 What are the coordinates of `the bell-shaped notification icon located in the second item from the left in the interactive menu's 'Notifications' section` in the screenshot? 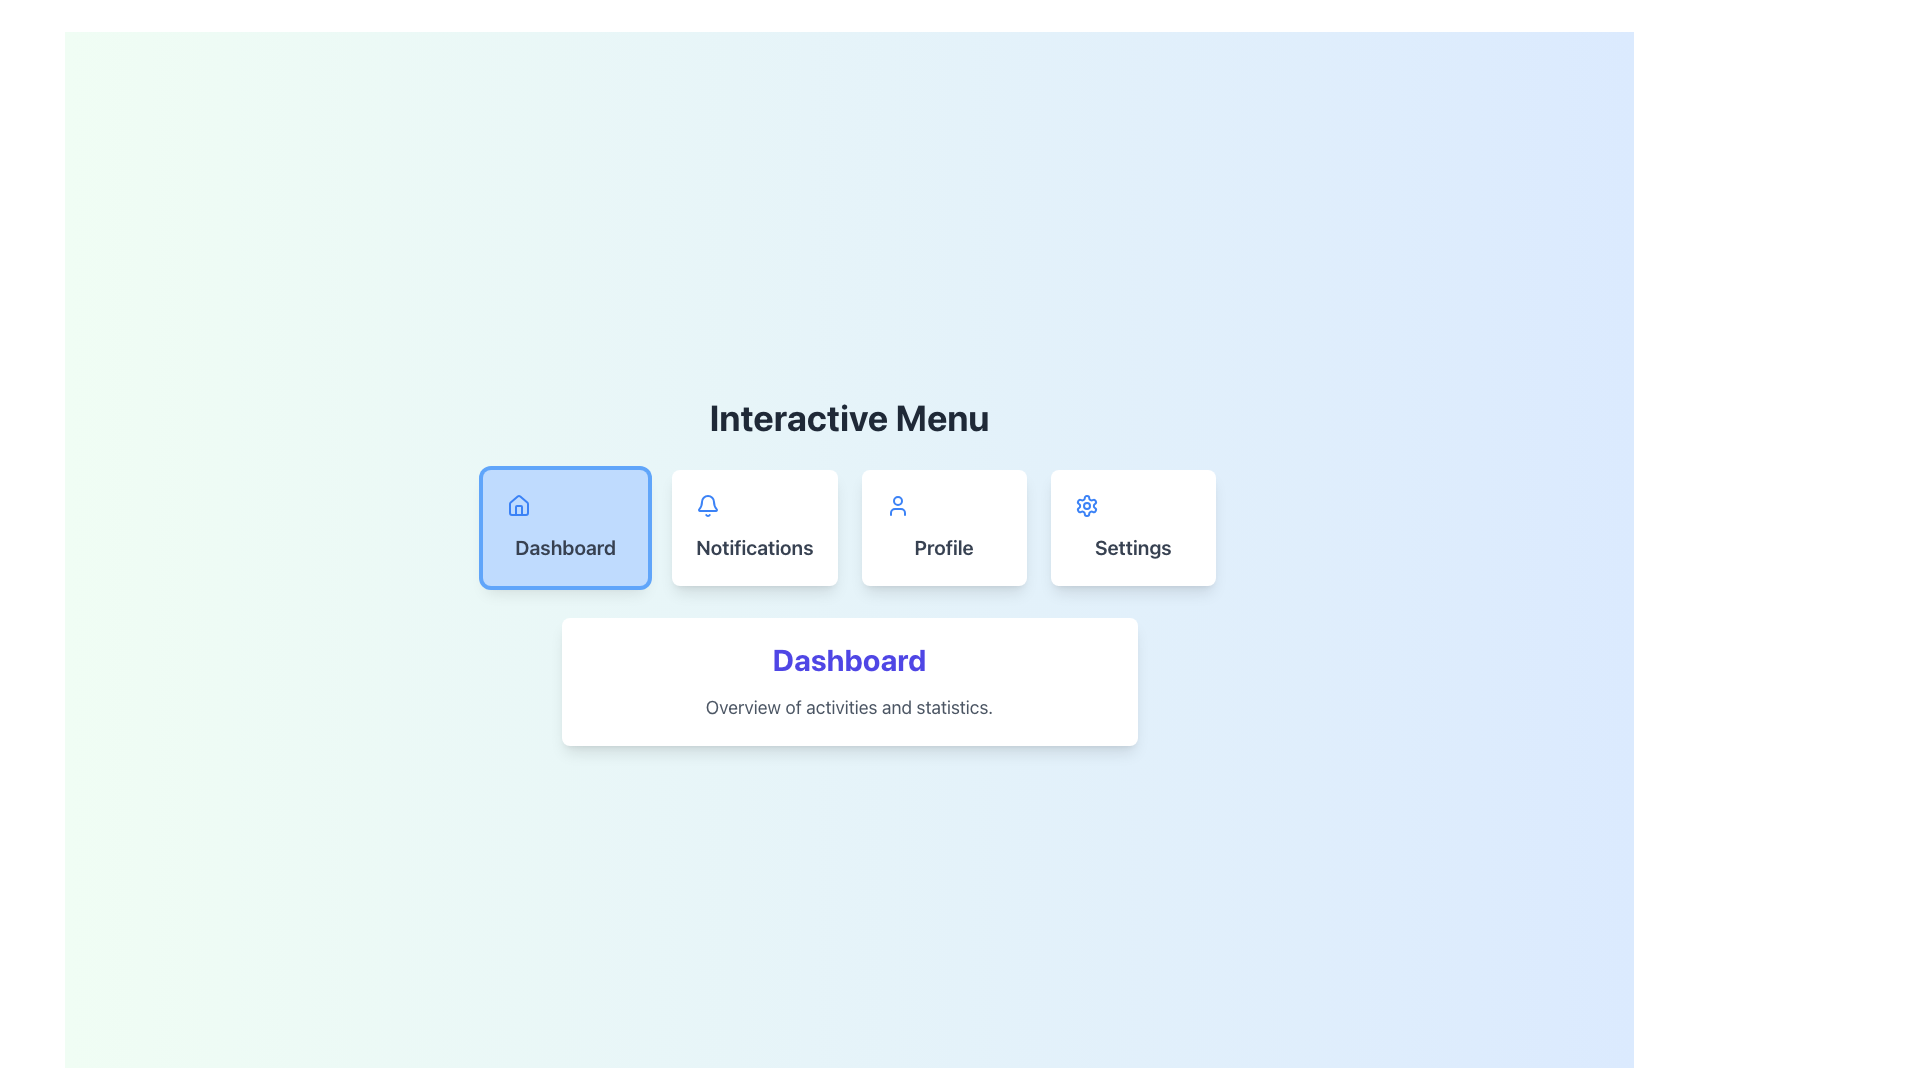 It's located at (708, 502).